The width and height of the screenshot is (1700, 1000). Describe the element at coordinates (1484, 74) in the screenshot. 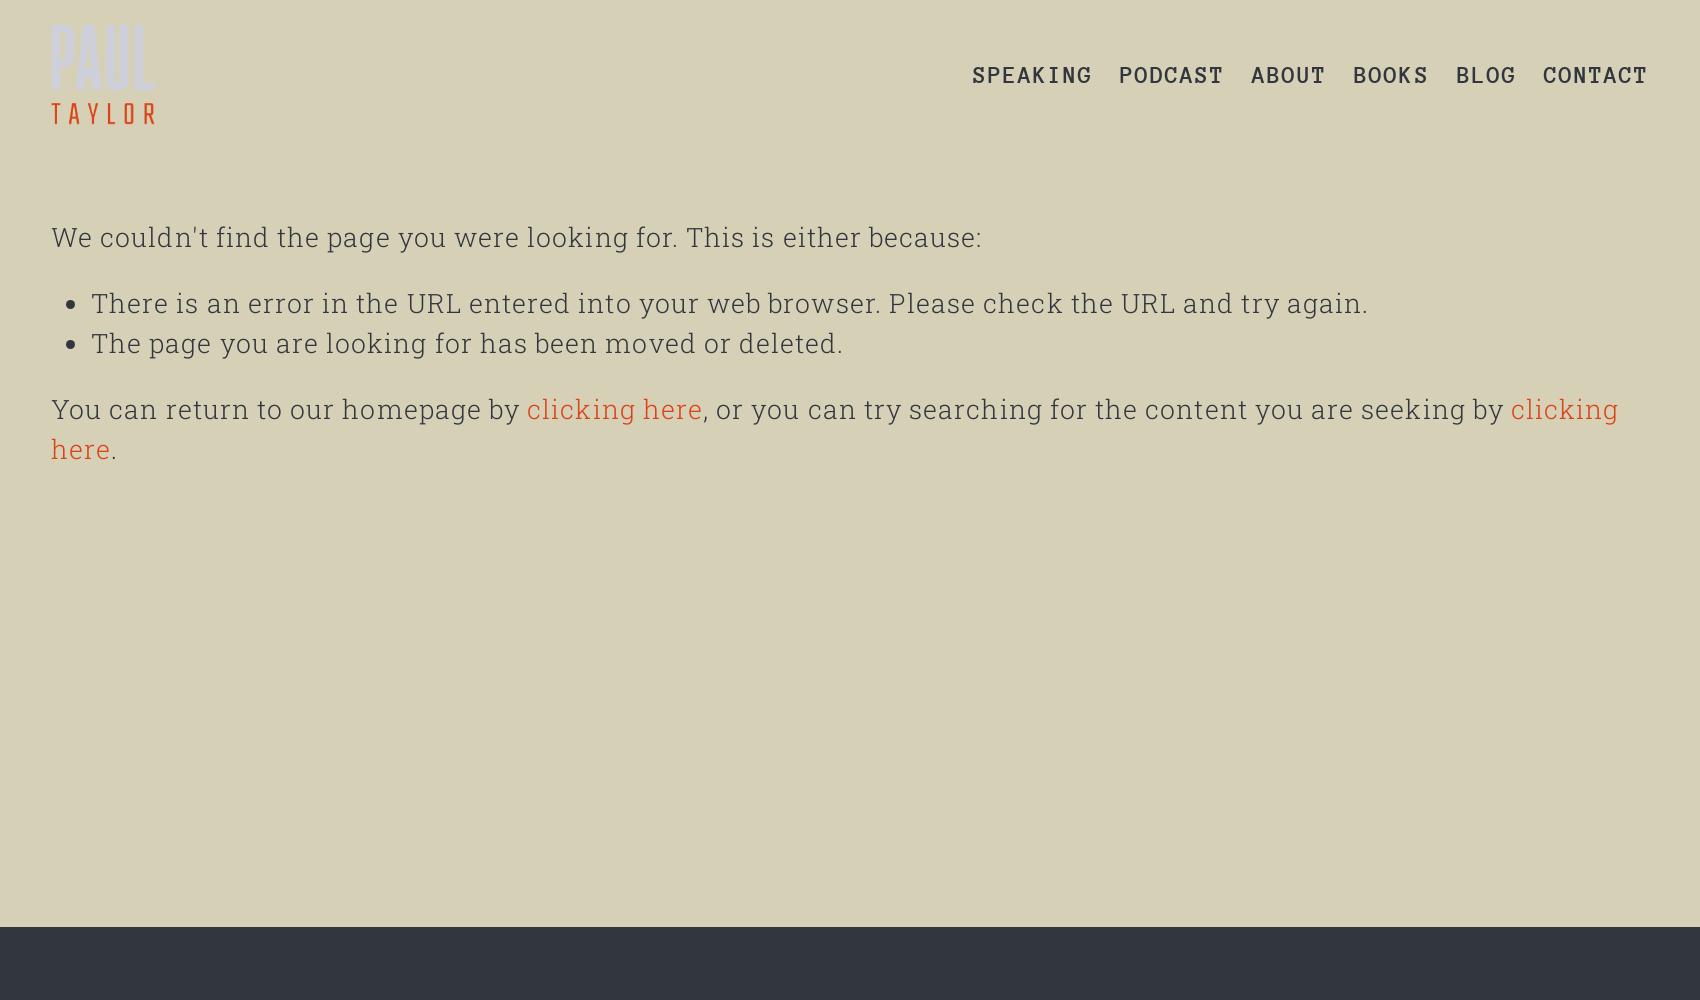

I see `'BLOG'` at that location.